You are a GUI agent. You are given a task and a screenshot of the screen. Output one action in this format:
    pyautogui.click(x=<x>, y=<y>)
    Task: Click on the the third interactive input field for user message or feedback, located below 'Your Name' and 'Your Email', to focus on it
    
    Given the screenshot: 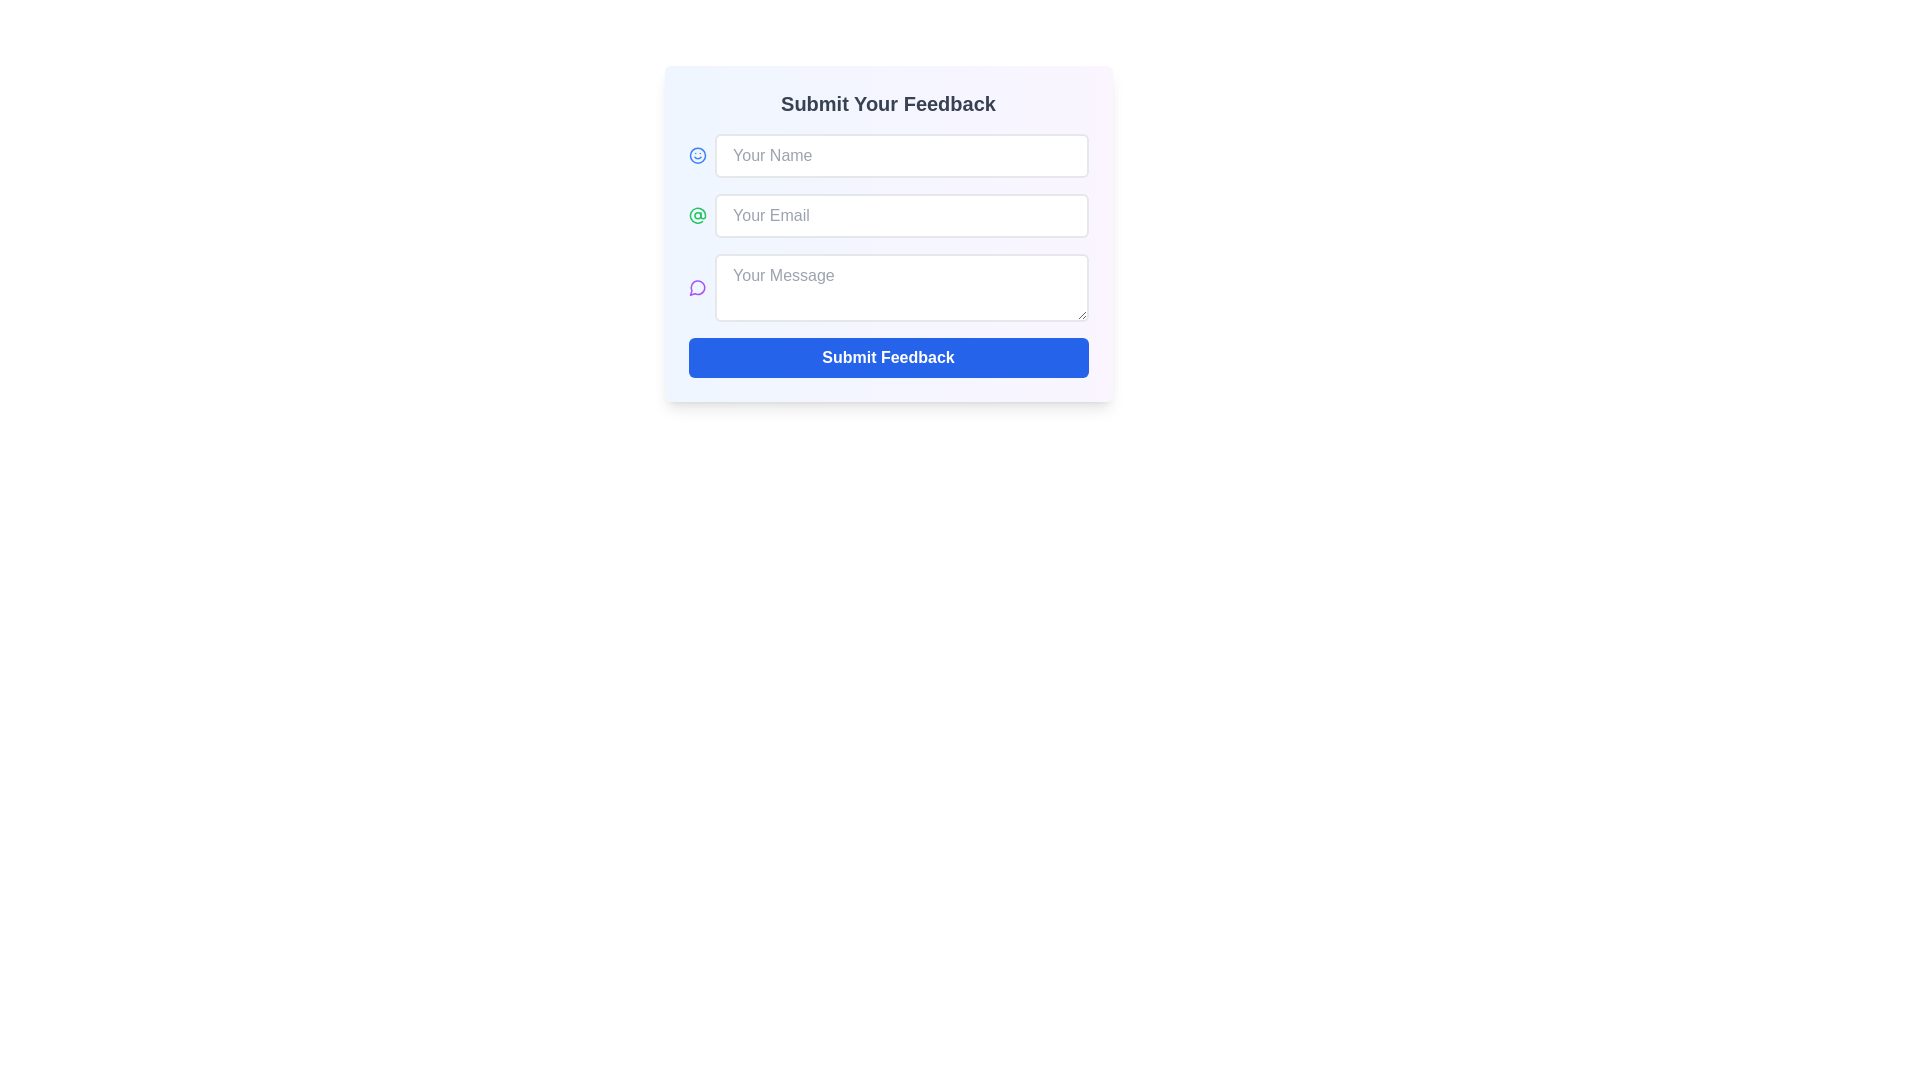 What is the action you would take?
    pyautogui.click(x=887, y=288)
    